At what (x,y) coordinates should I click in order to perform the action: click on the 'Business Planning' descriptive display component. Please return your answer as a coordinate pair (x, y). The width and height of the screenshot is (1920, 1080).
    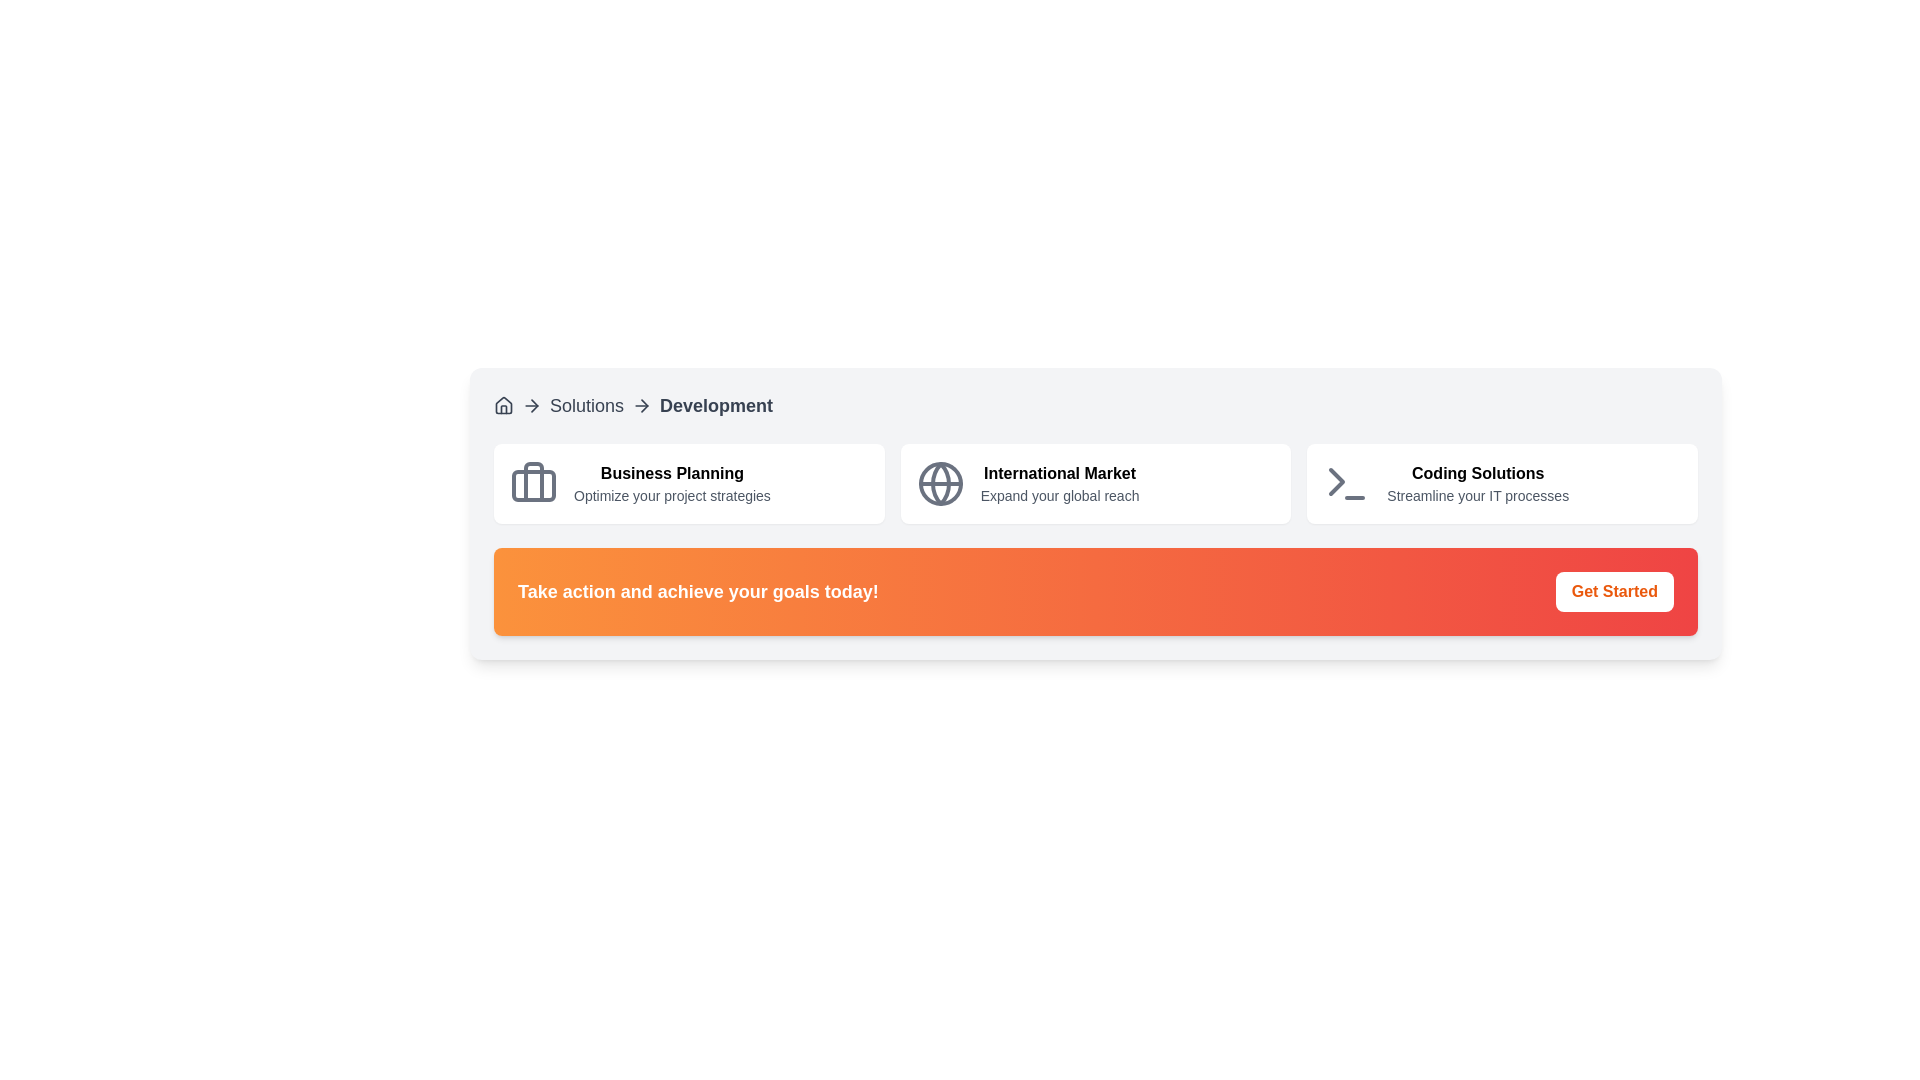
    Looking at the image, I should click on (672, 483).